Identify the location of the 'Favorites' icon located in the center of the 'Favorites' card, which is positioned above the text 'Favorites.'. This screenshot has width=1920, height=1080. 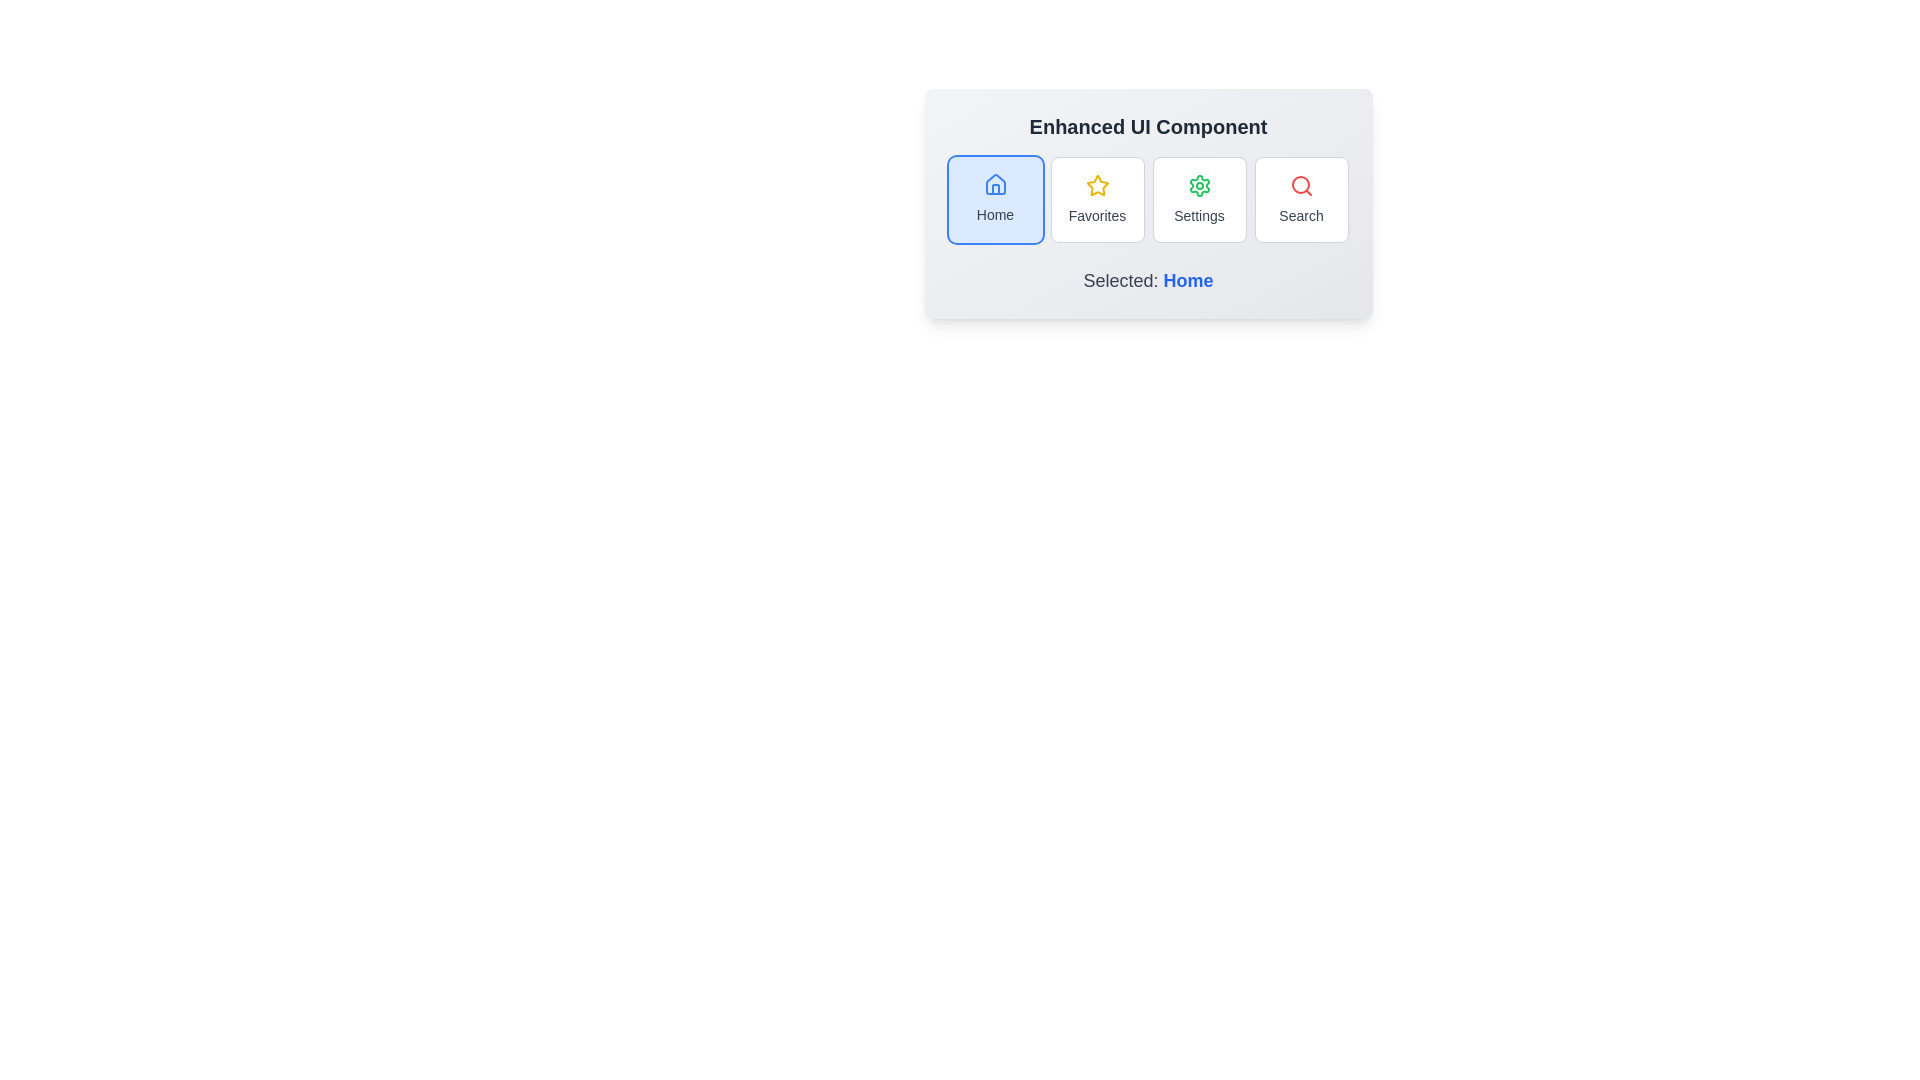
(1096, 185).